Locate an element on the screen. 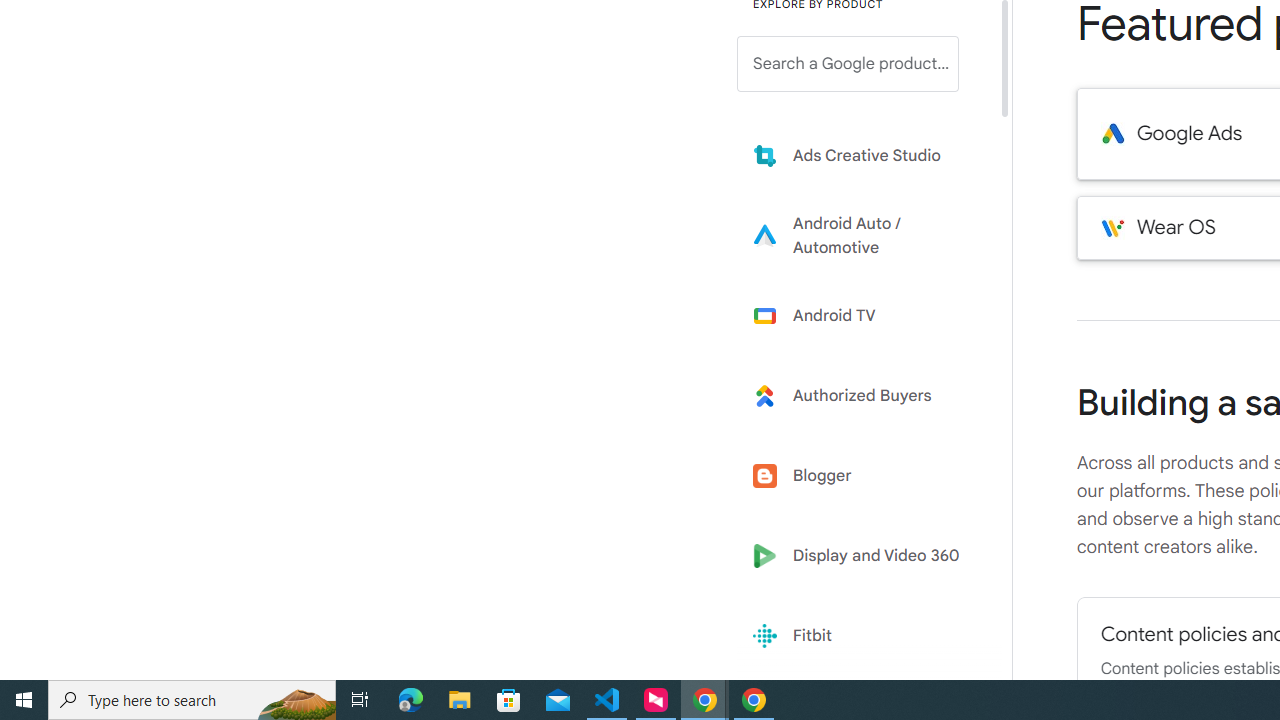  'Learn more about Android Auto' is located at coordinates (862, 234).